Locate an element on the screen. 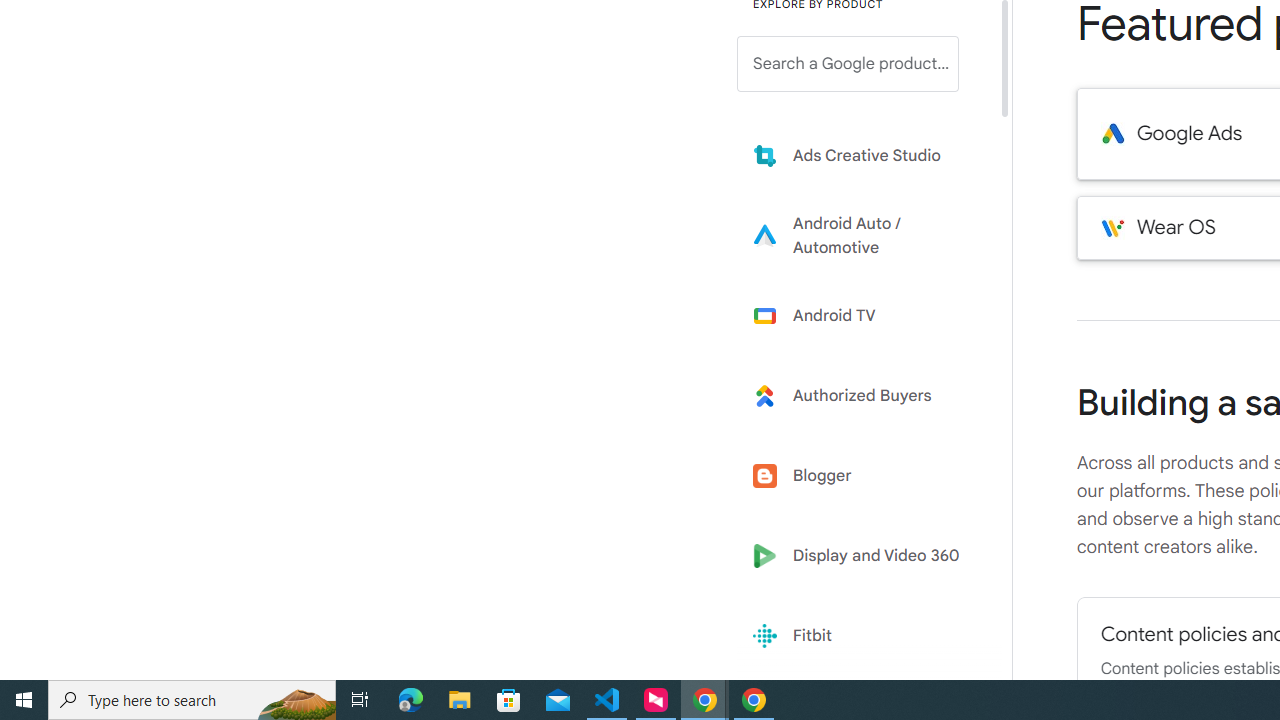  'Learn more about Android Auto' is located at coordinates (862, 234).